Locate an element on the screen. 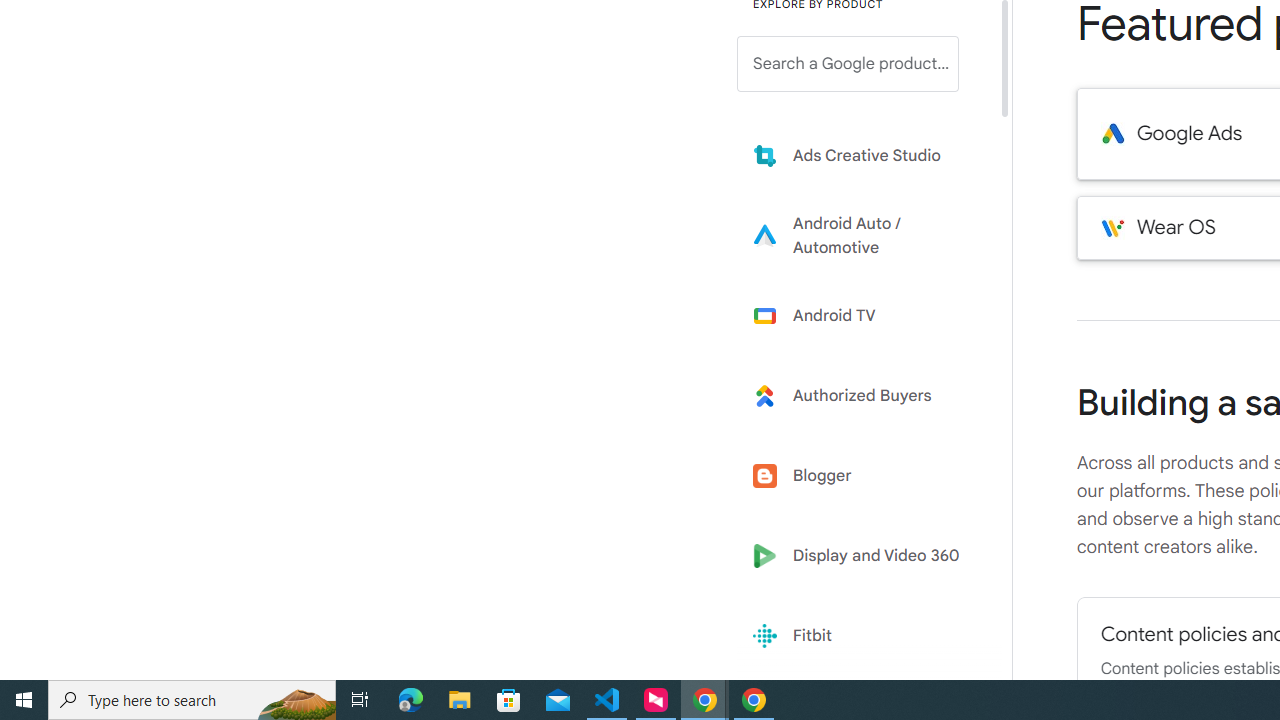  'Learn more about Android Auto' is located at coordinates (862, 234).